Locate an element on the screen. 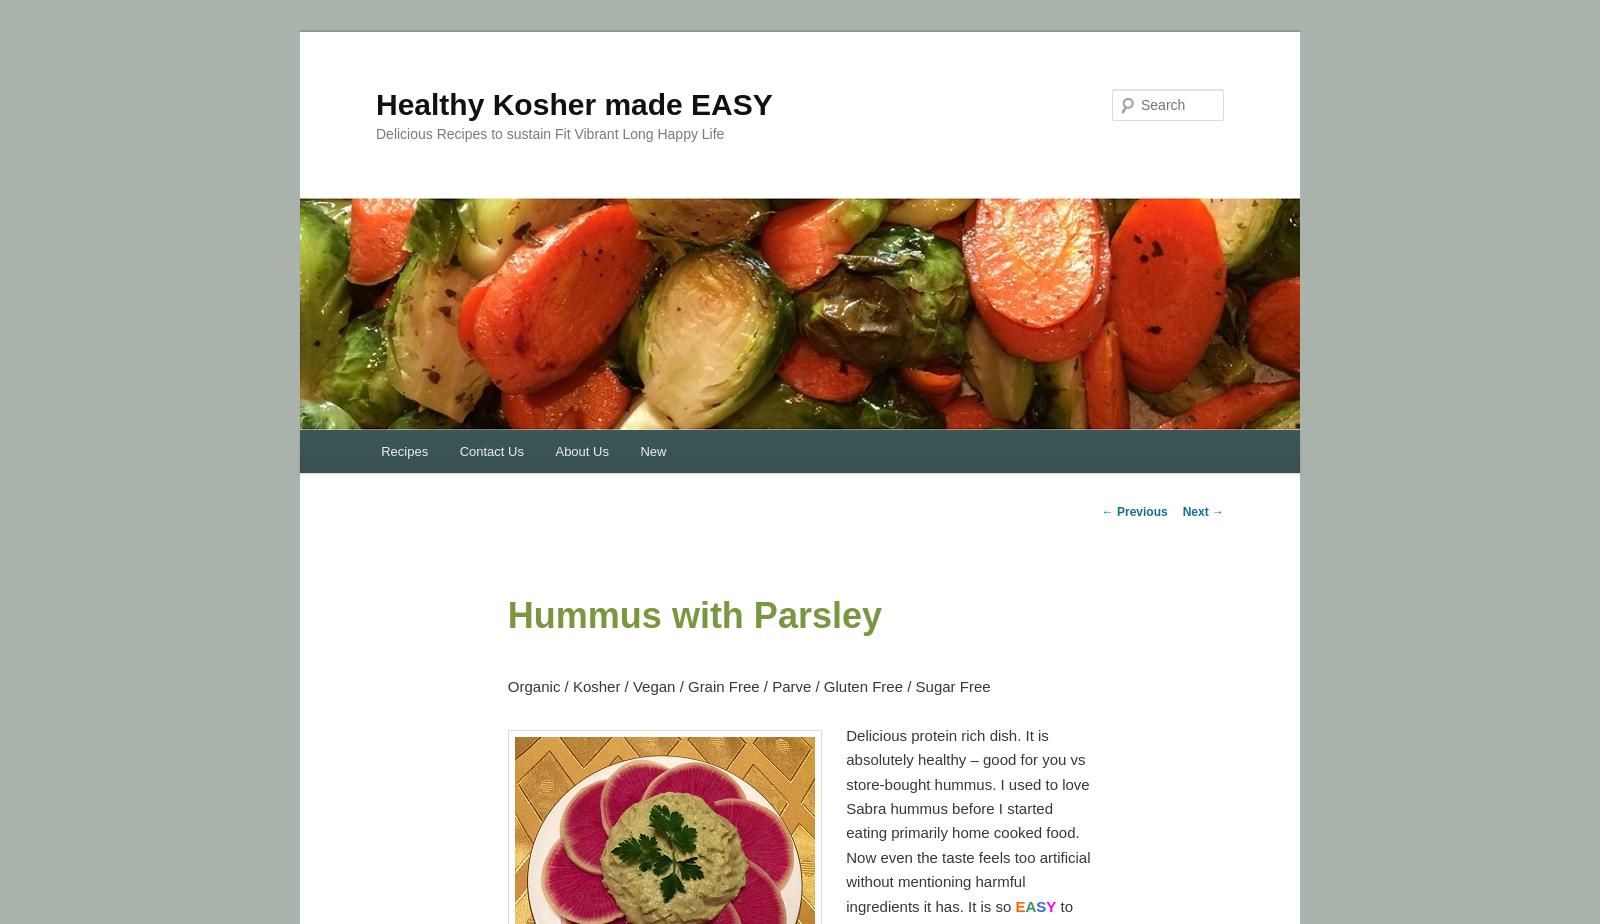  'E' is located at coordinates (1019, 905).